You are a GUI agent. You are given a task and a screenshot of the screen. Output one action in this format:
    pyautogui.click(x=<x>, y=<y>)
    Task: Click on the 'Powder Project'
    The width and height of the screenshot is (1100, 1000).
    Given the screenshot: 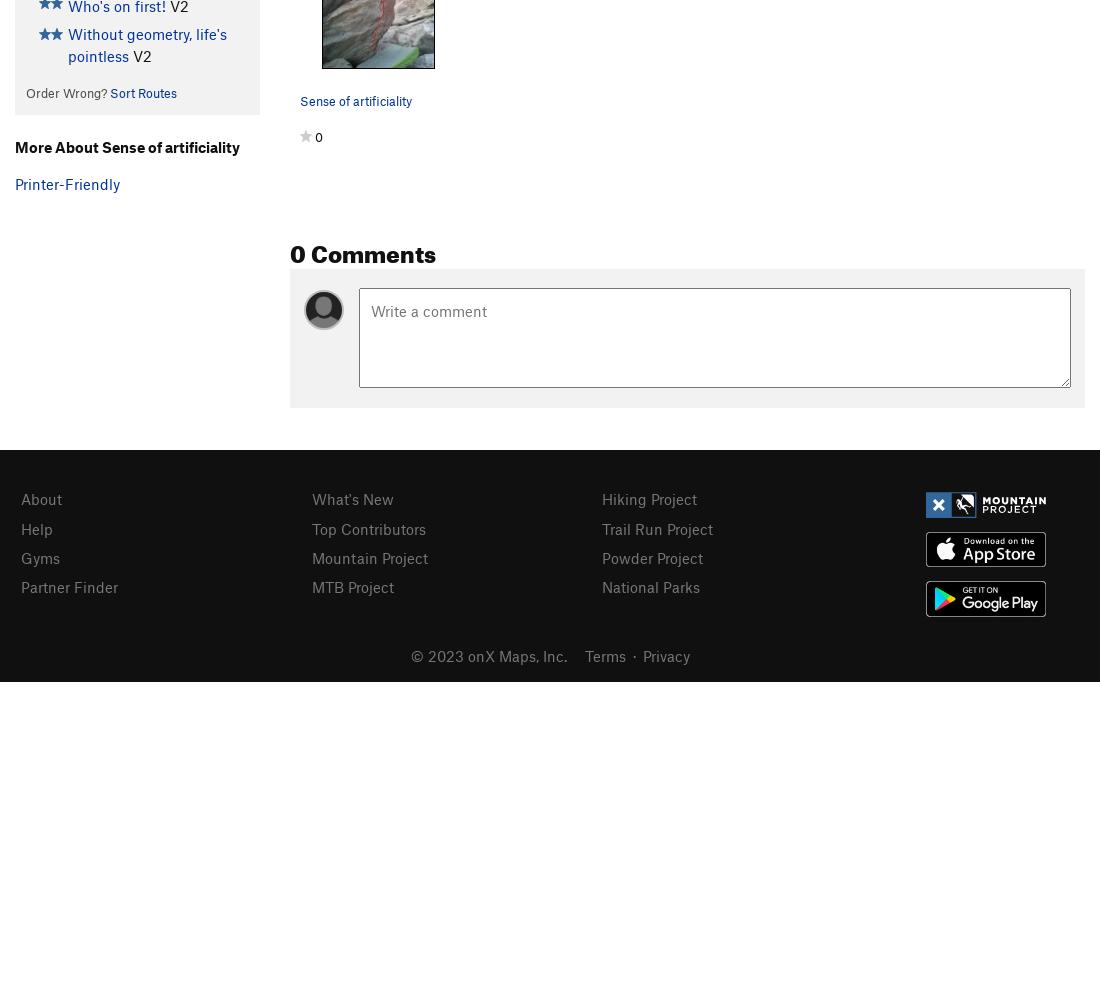 What is the action you would take?
    pyautogui.click(x=652, y=557)
    